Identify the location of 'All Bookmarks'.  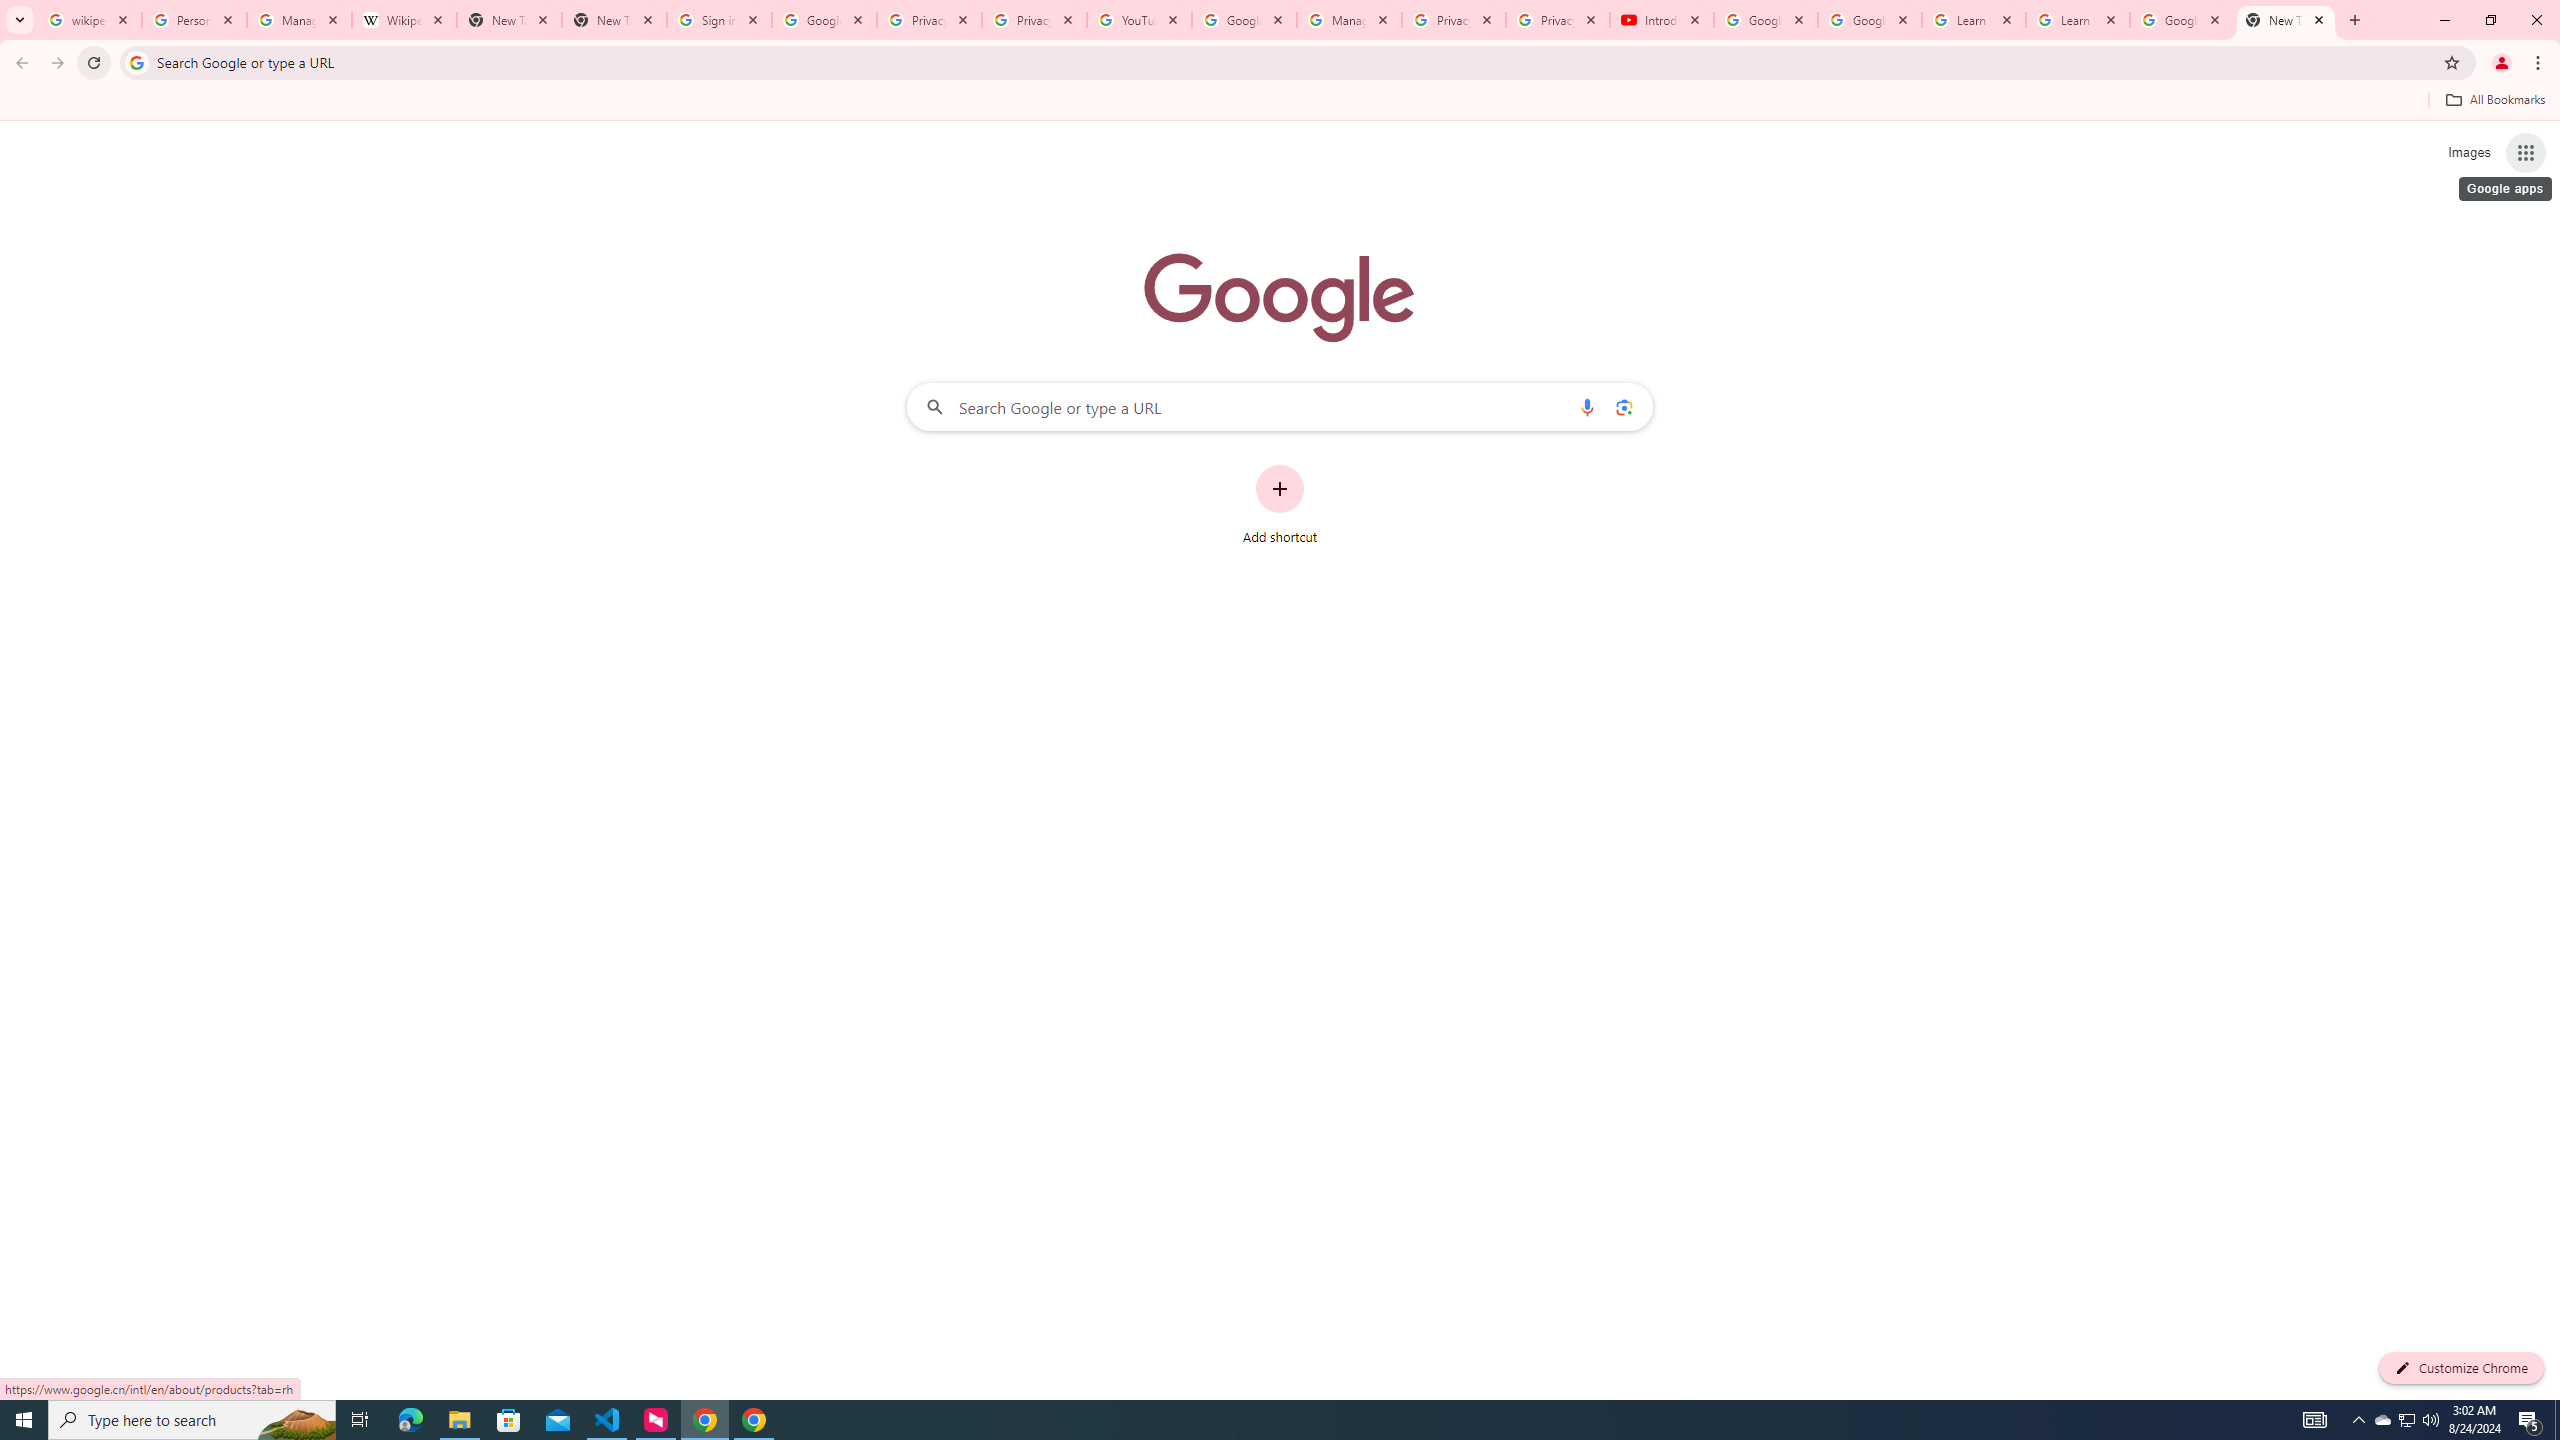
(2494, 99).